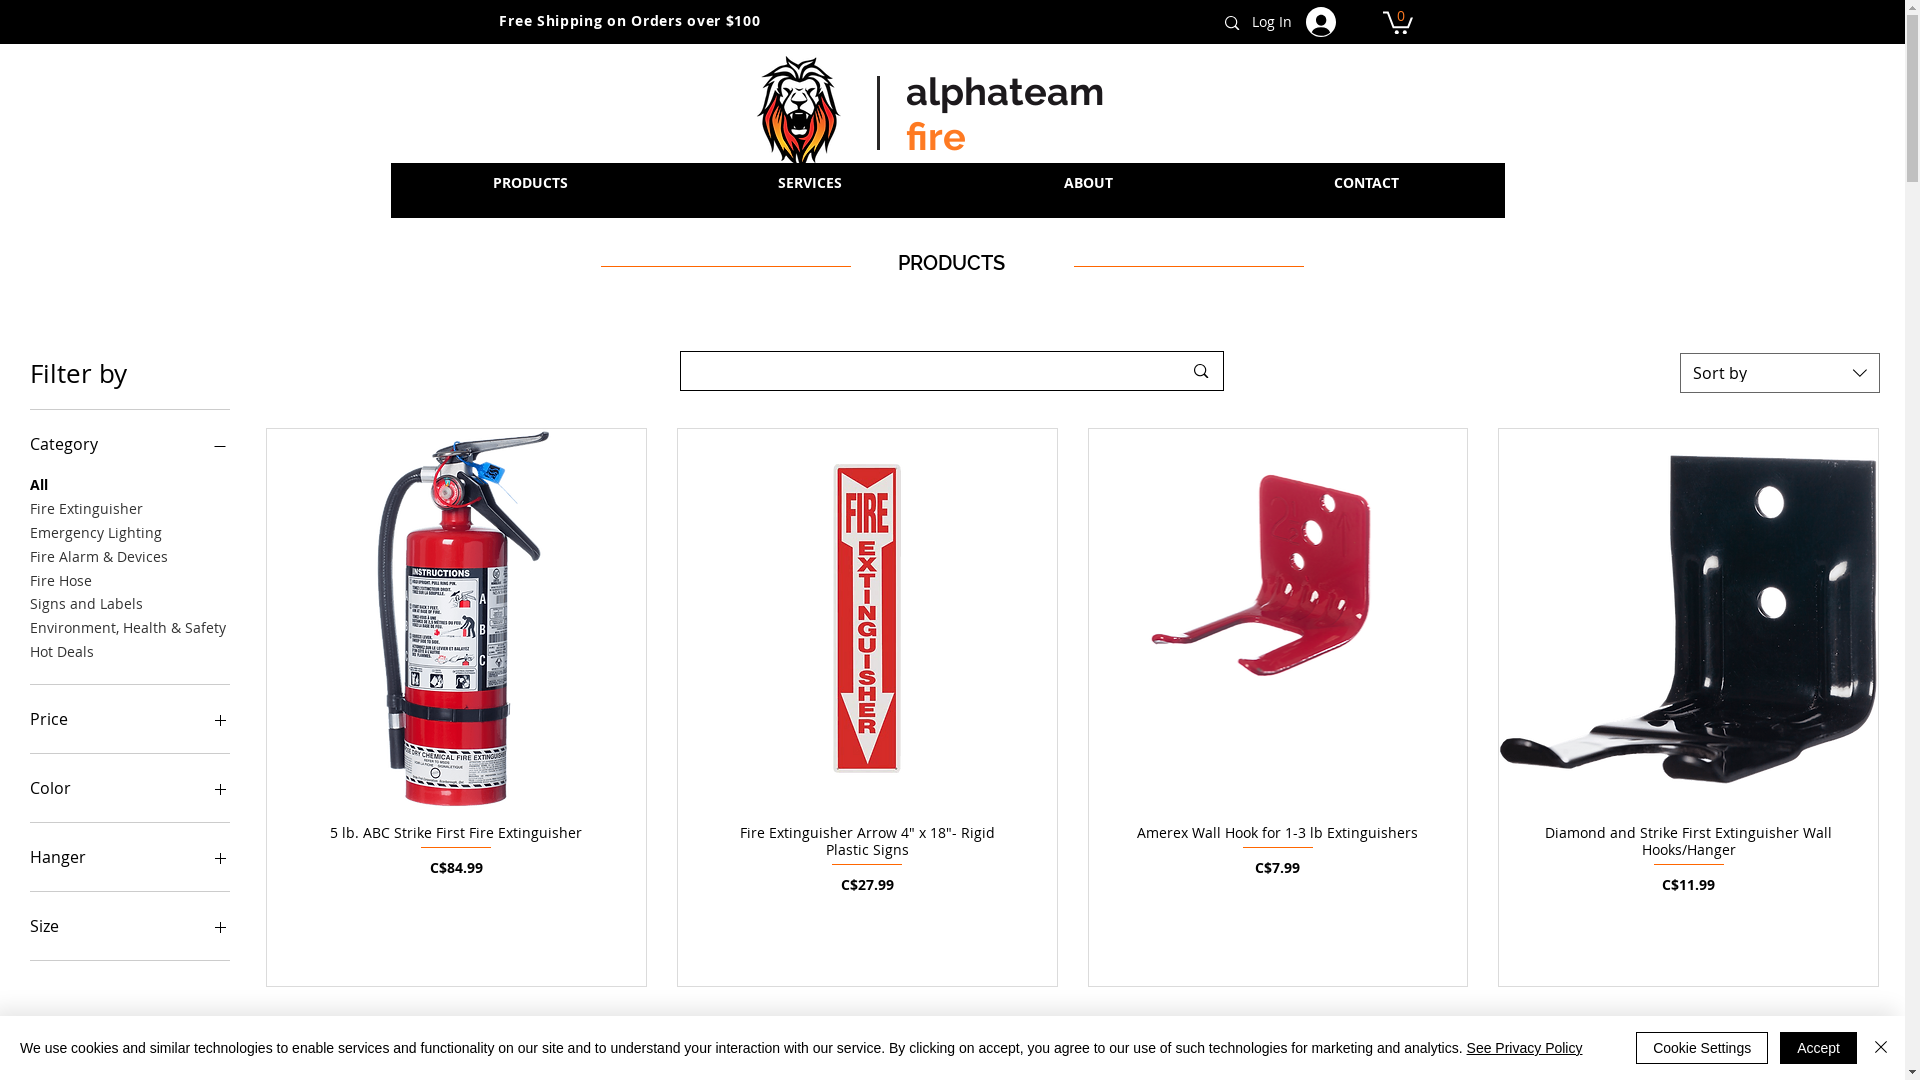 This screenshot has width=1920, height=1080. I want to click on 'ABOUT', so click(1085, 182).